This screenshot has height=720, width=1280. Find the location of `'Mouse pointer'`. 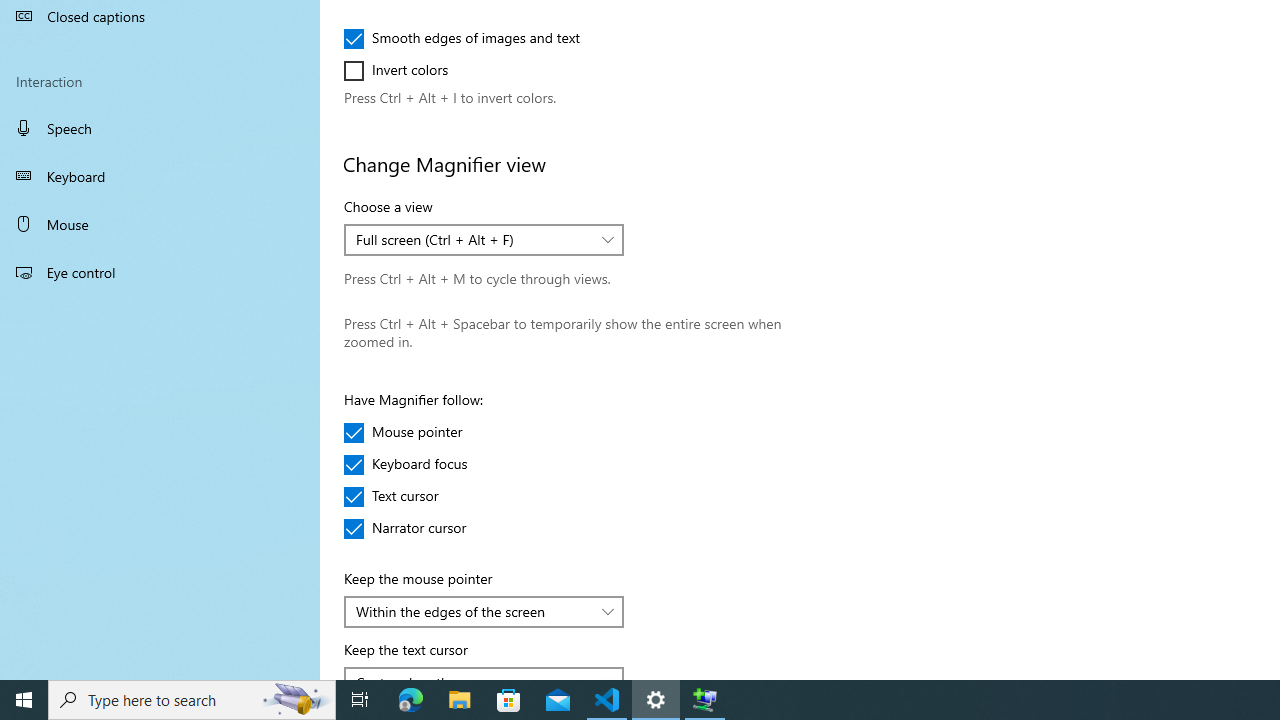

'Mouse pointer' is located at coordinates (402, 432).